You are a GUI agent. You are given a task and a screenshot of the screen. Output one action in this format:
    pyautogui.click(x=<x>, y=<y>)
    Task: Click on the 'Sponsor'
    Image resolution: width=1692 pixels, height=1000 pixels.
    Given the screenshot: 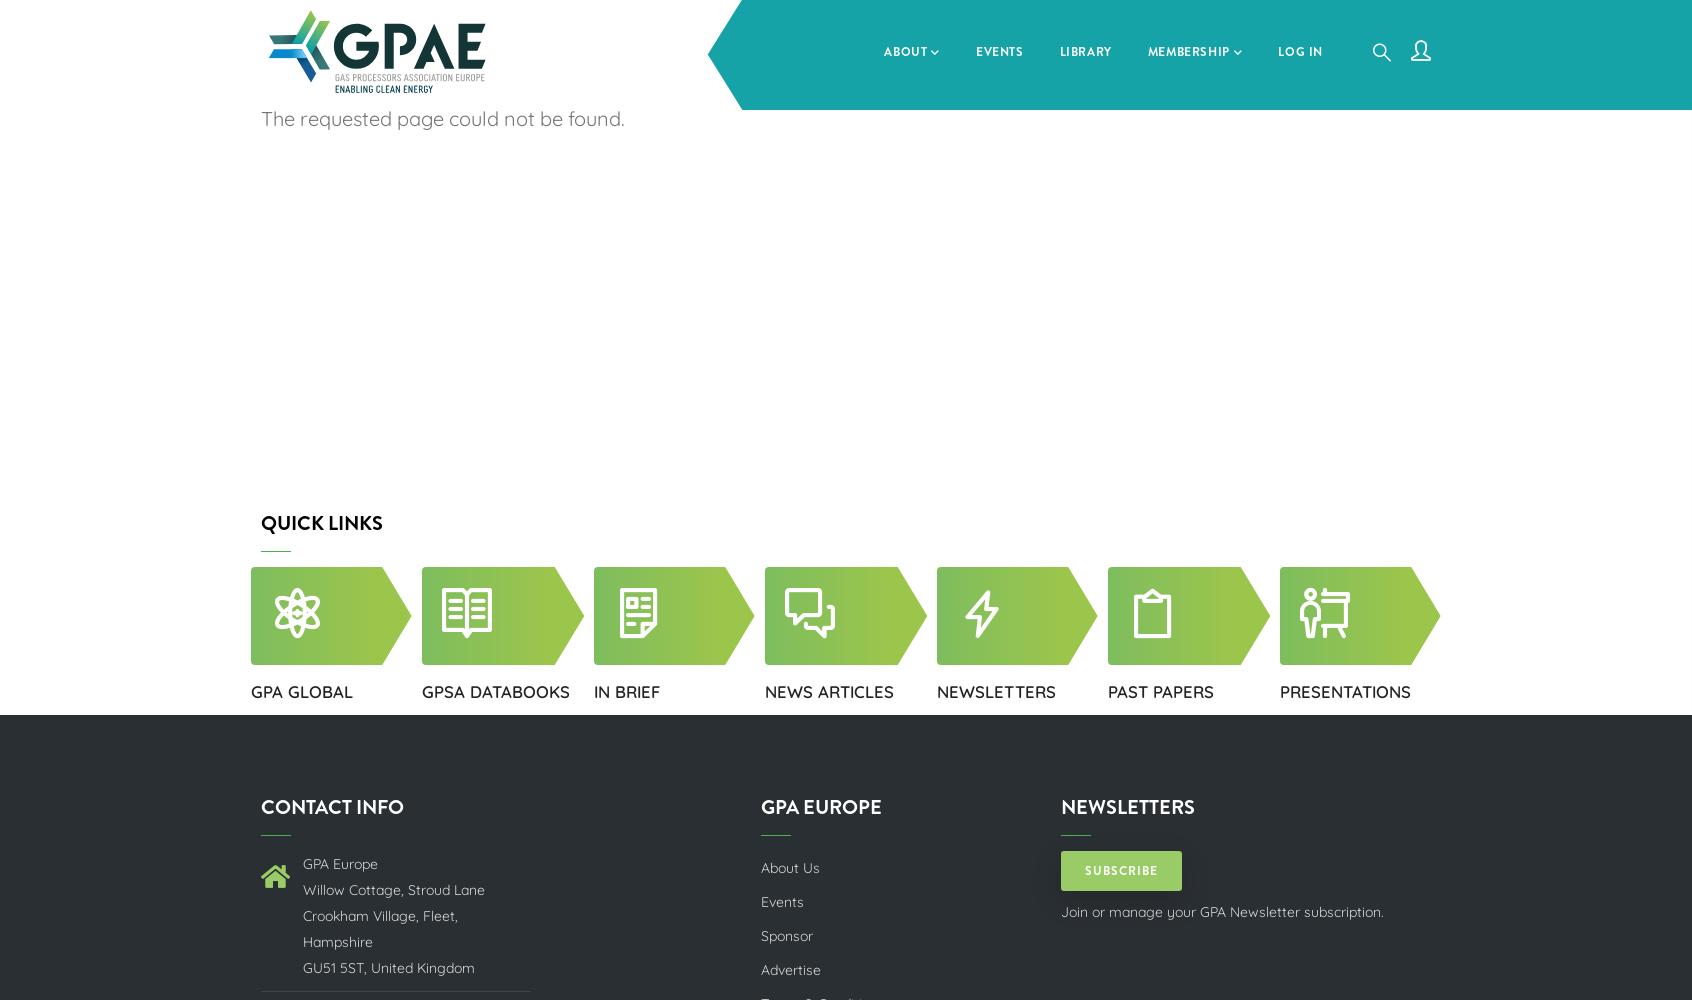 What is the action you would take?
    pyautogui.click(x=786, y=935)
    